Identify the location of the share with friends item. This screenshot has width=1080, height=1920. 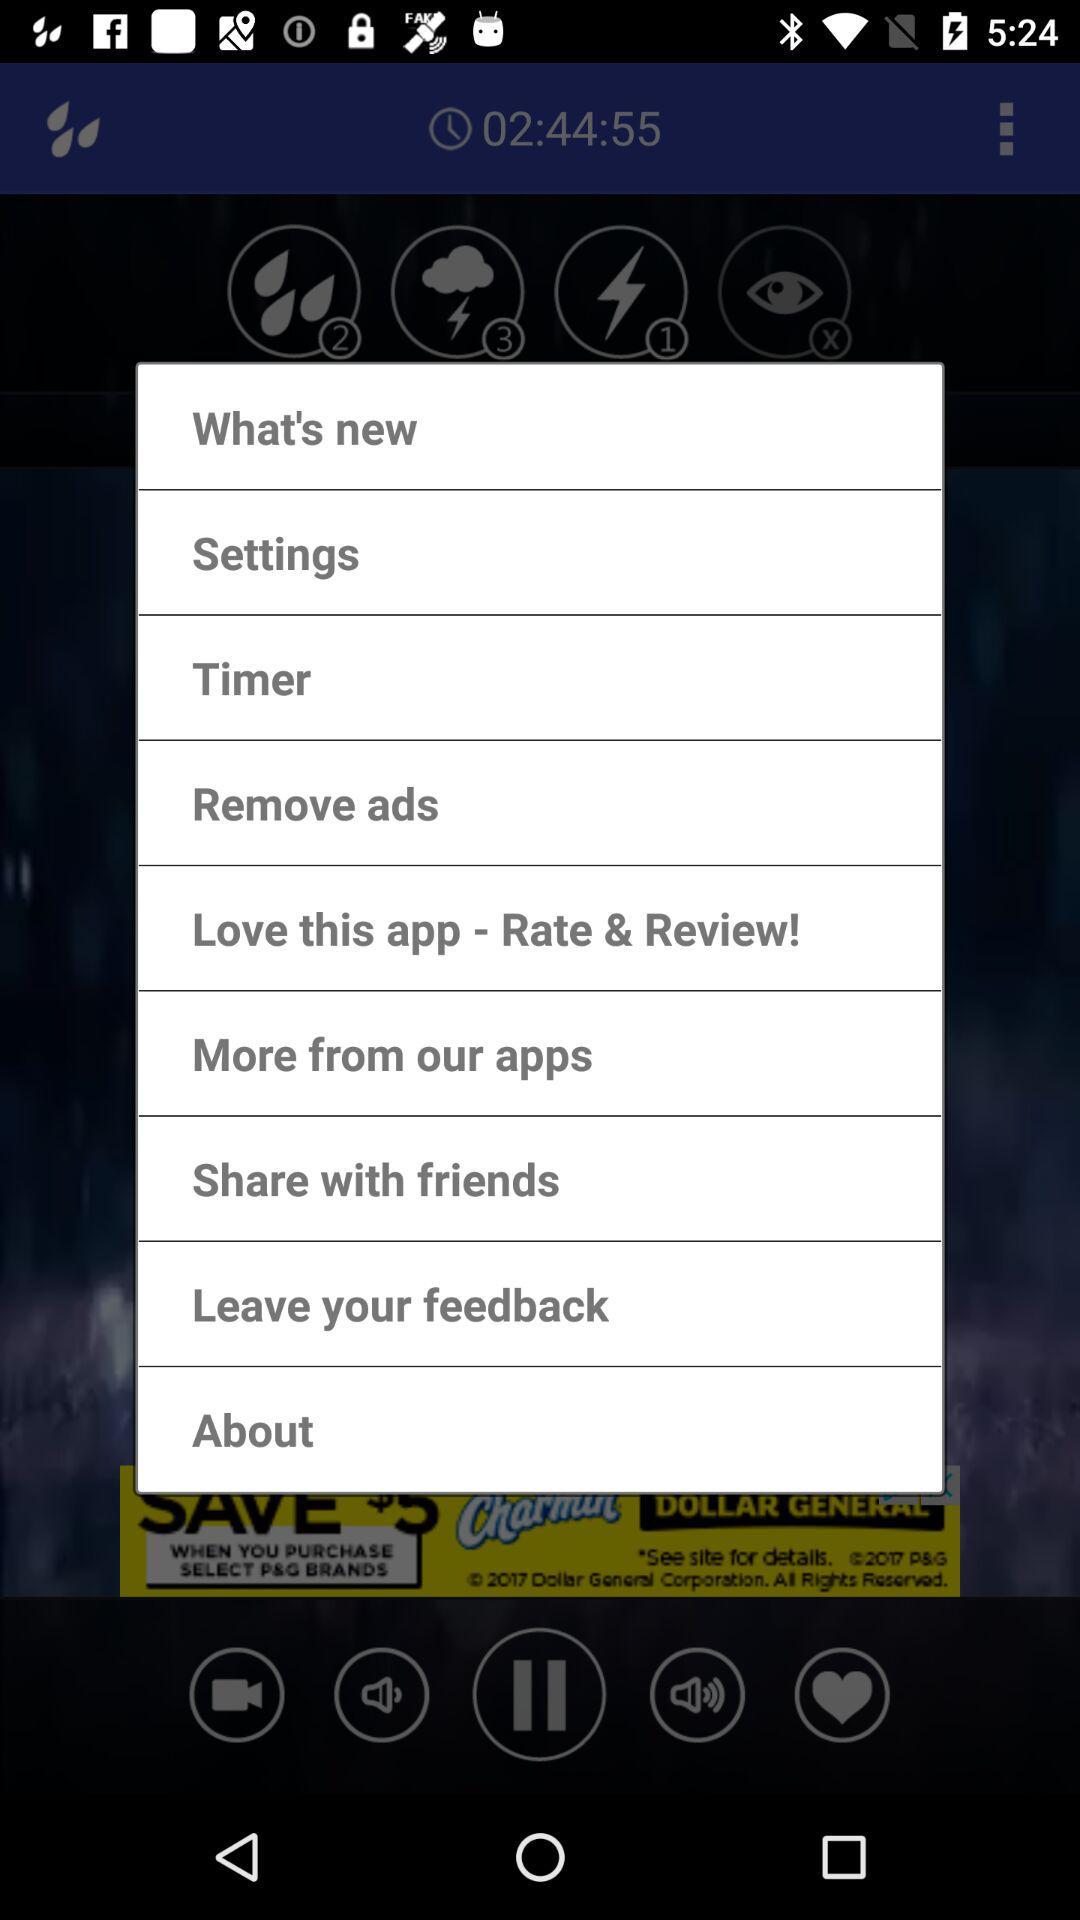
(355, 1178).